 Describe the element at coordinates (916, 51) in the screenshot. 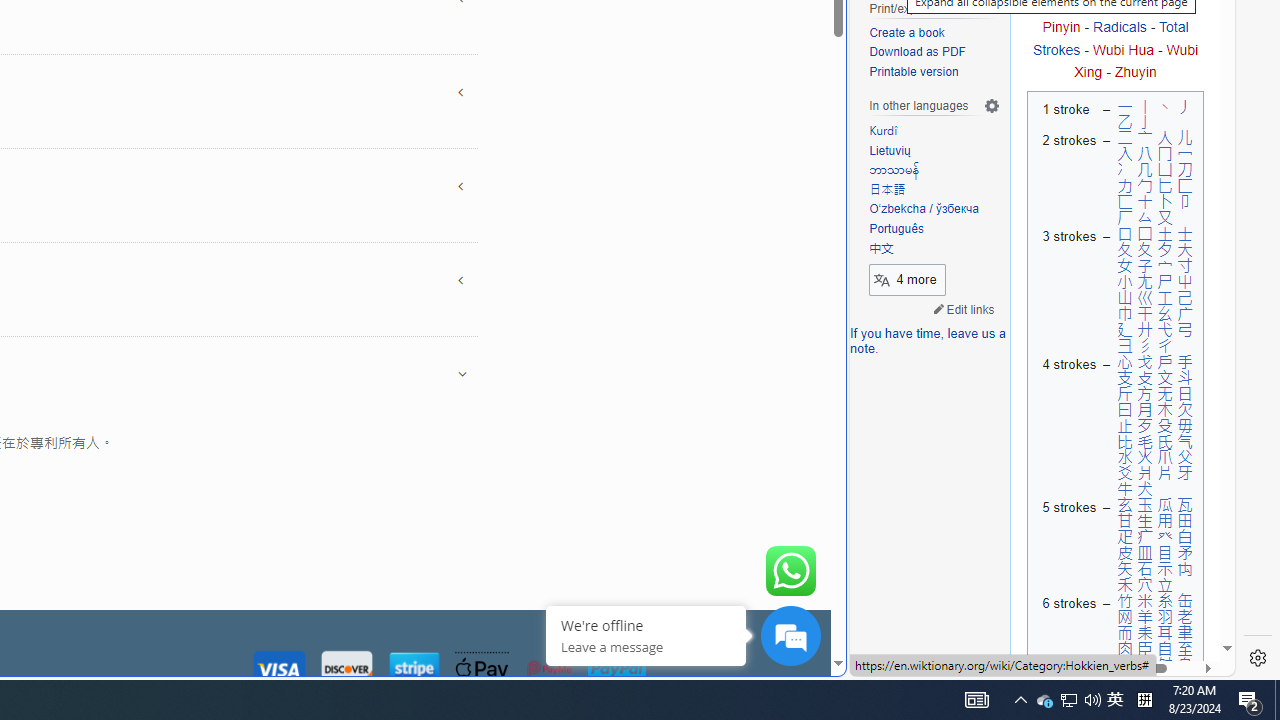

I see `'Download as PDF'` at that location.